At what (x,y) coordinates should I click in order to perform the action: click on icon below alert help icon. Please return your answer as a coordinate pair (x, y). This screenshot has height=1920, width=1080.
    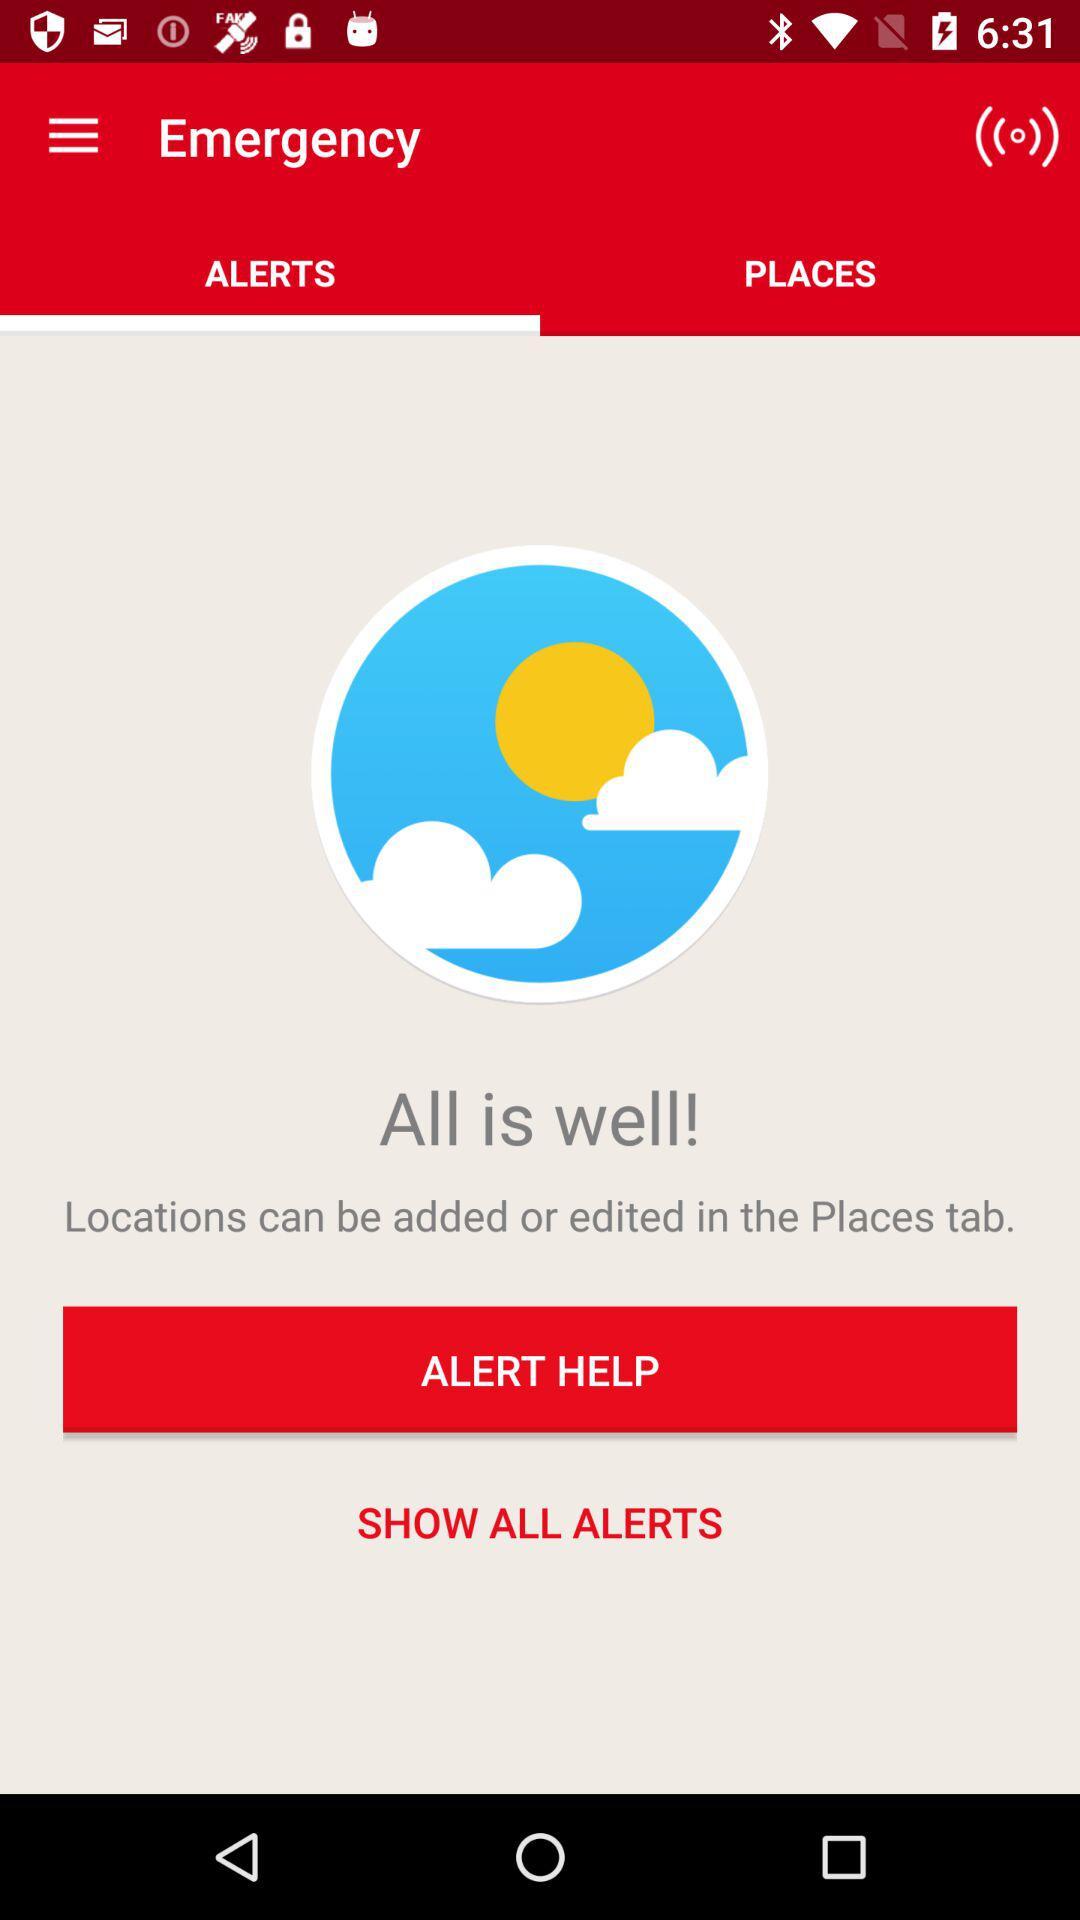
    Looking at the image, I should click on (540, 1520).